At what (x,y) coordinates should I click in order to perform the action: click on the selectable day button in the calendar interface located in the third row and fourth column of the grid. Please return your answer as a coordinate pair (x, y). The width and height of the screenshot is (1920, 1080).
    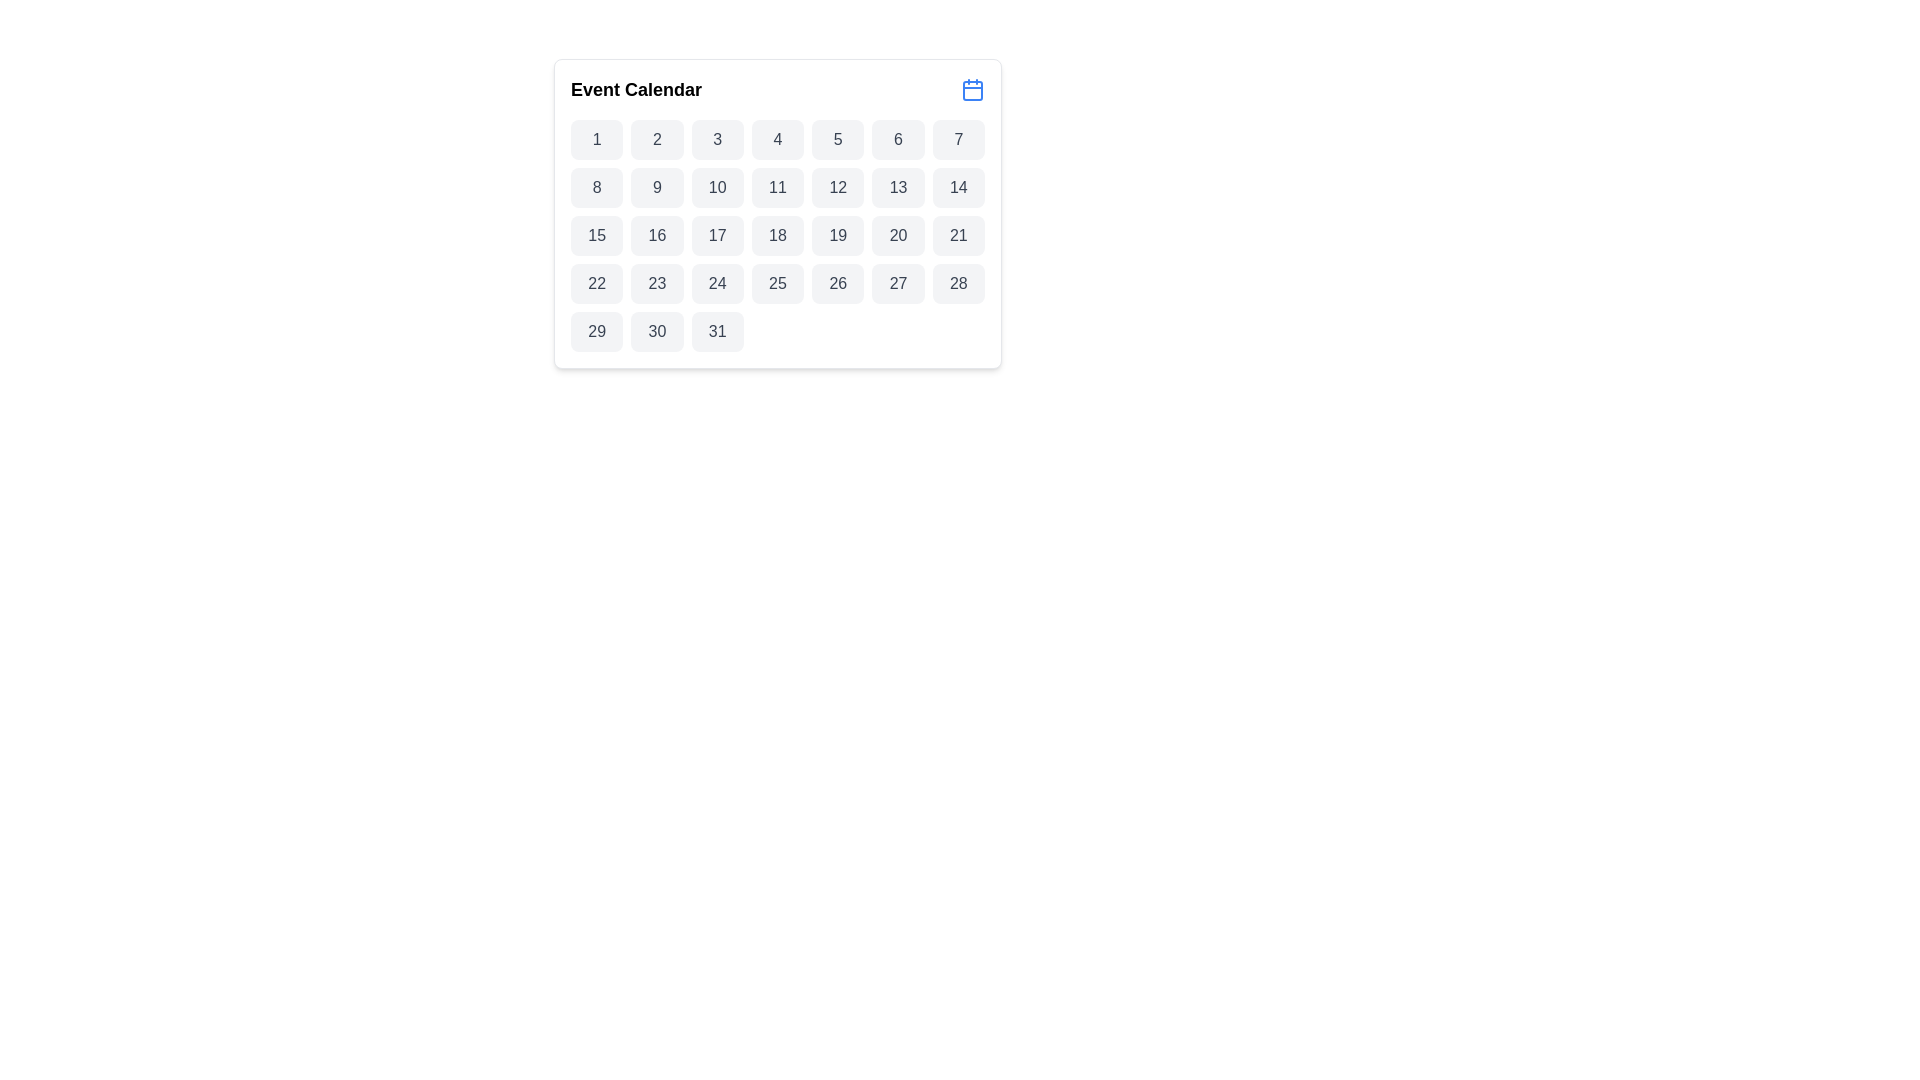
    Looking at the image, I should click on (717, 234).